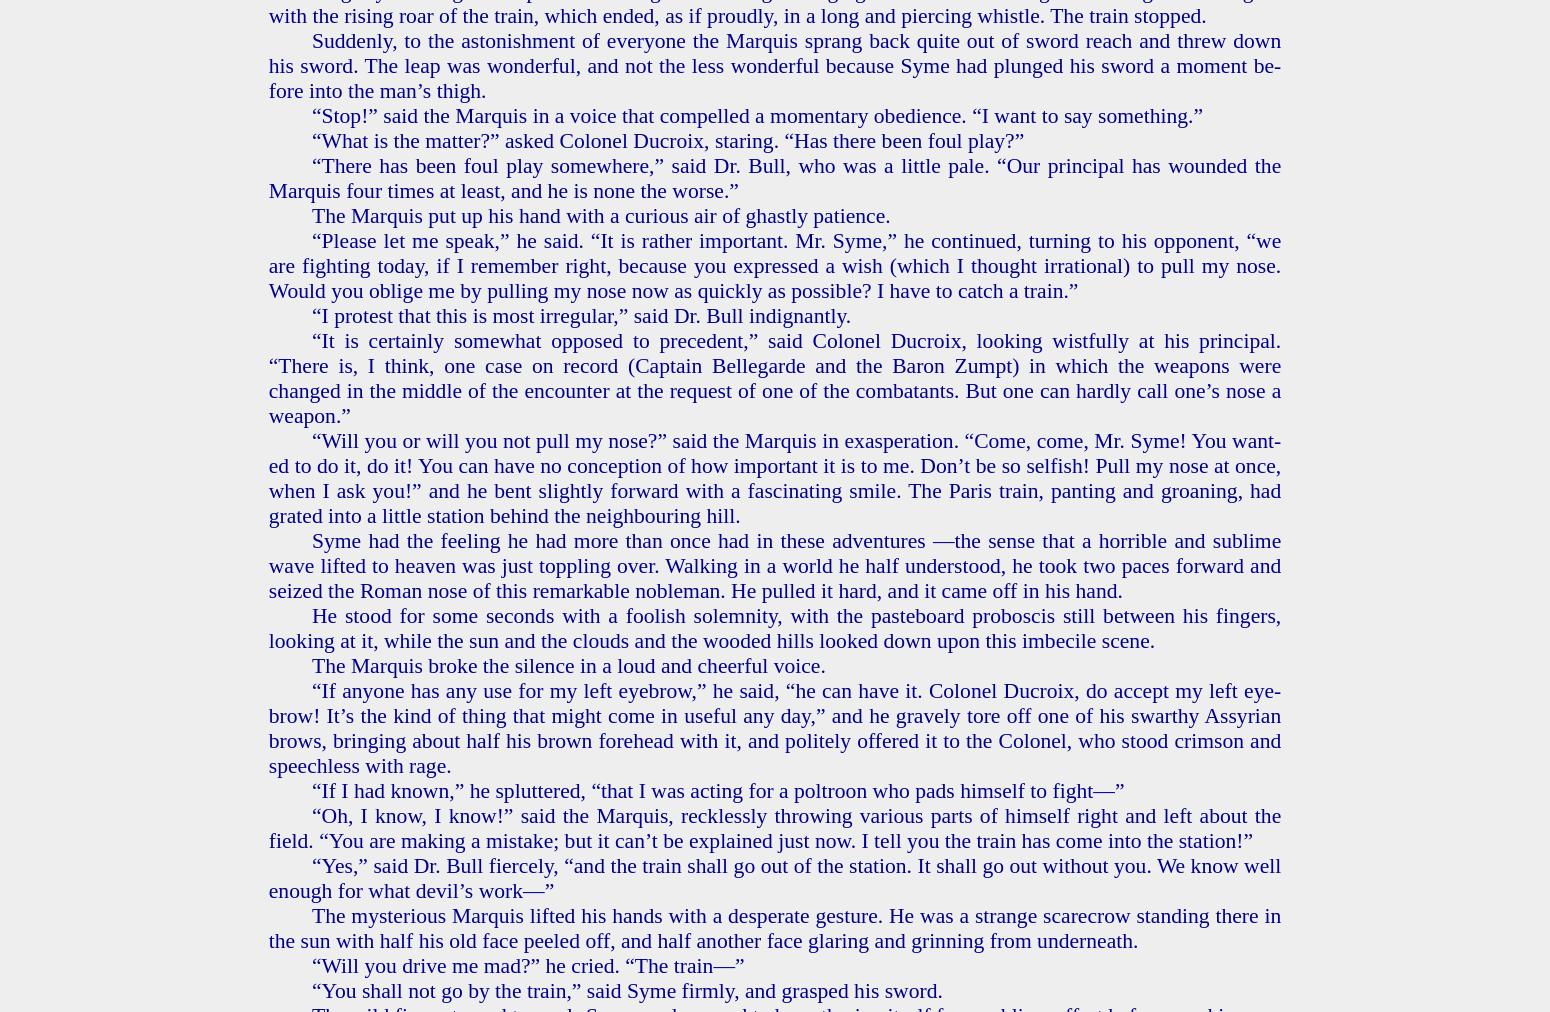  What do you see at coordinates (774, 927) in the screenshot?
I see `'The mys­te­ri­ous Mar­quis lift­ed his hands with a des­per­ate ges­ture. He was a strange scare­crow stand­ing there in the sun with half his old face peeled off, and half an­oth­er face glar­ing and grin­ning from un­der­neath.'` at bounding box center [774, 927].